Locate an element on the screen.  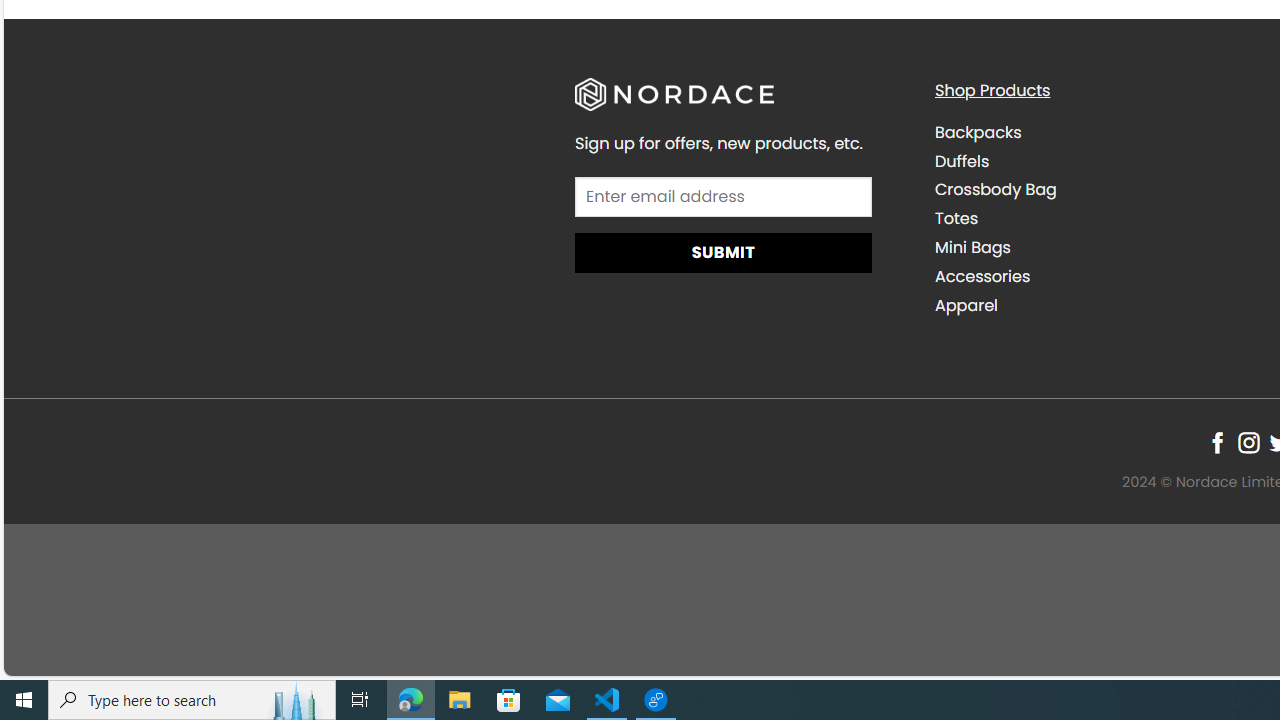
'AutomationID: input_4_1' is located at coordinates (722, 196).